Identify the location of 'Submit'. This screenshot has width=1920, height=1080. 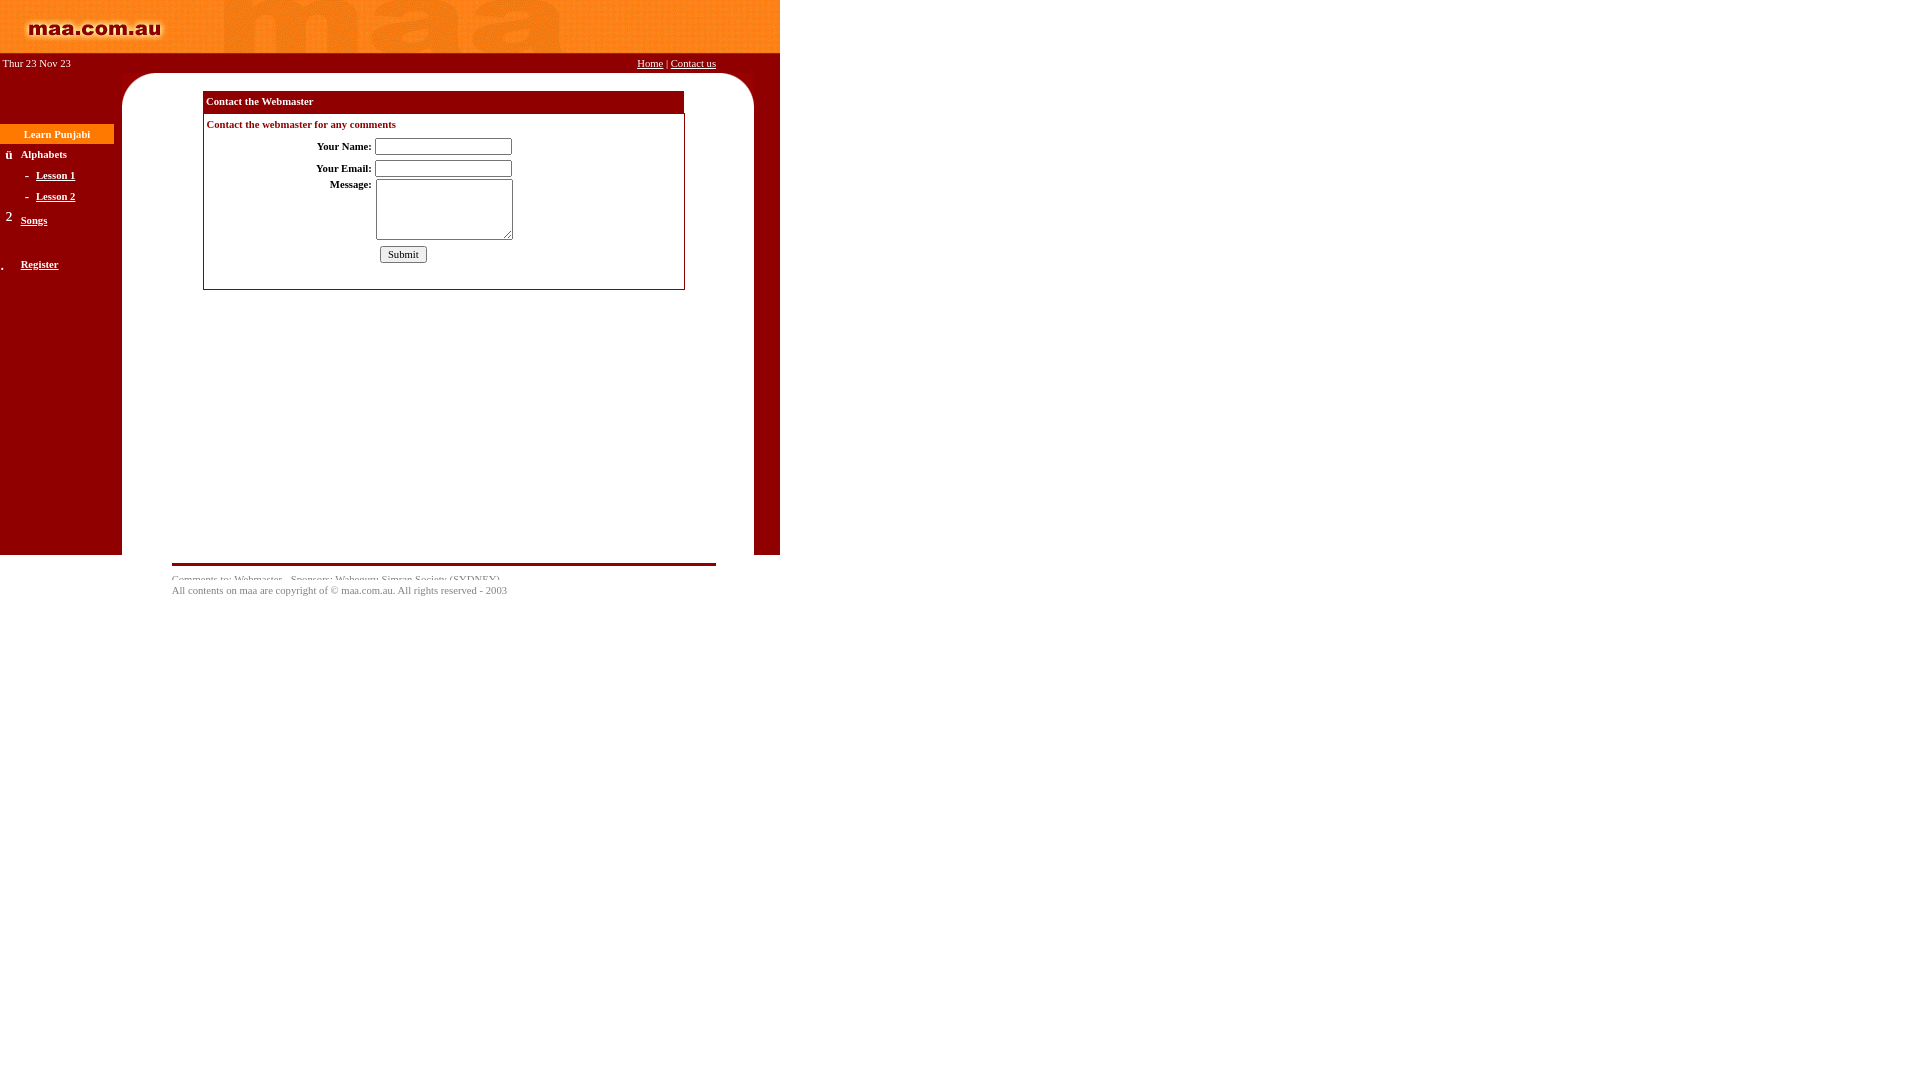
(402, 253).